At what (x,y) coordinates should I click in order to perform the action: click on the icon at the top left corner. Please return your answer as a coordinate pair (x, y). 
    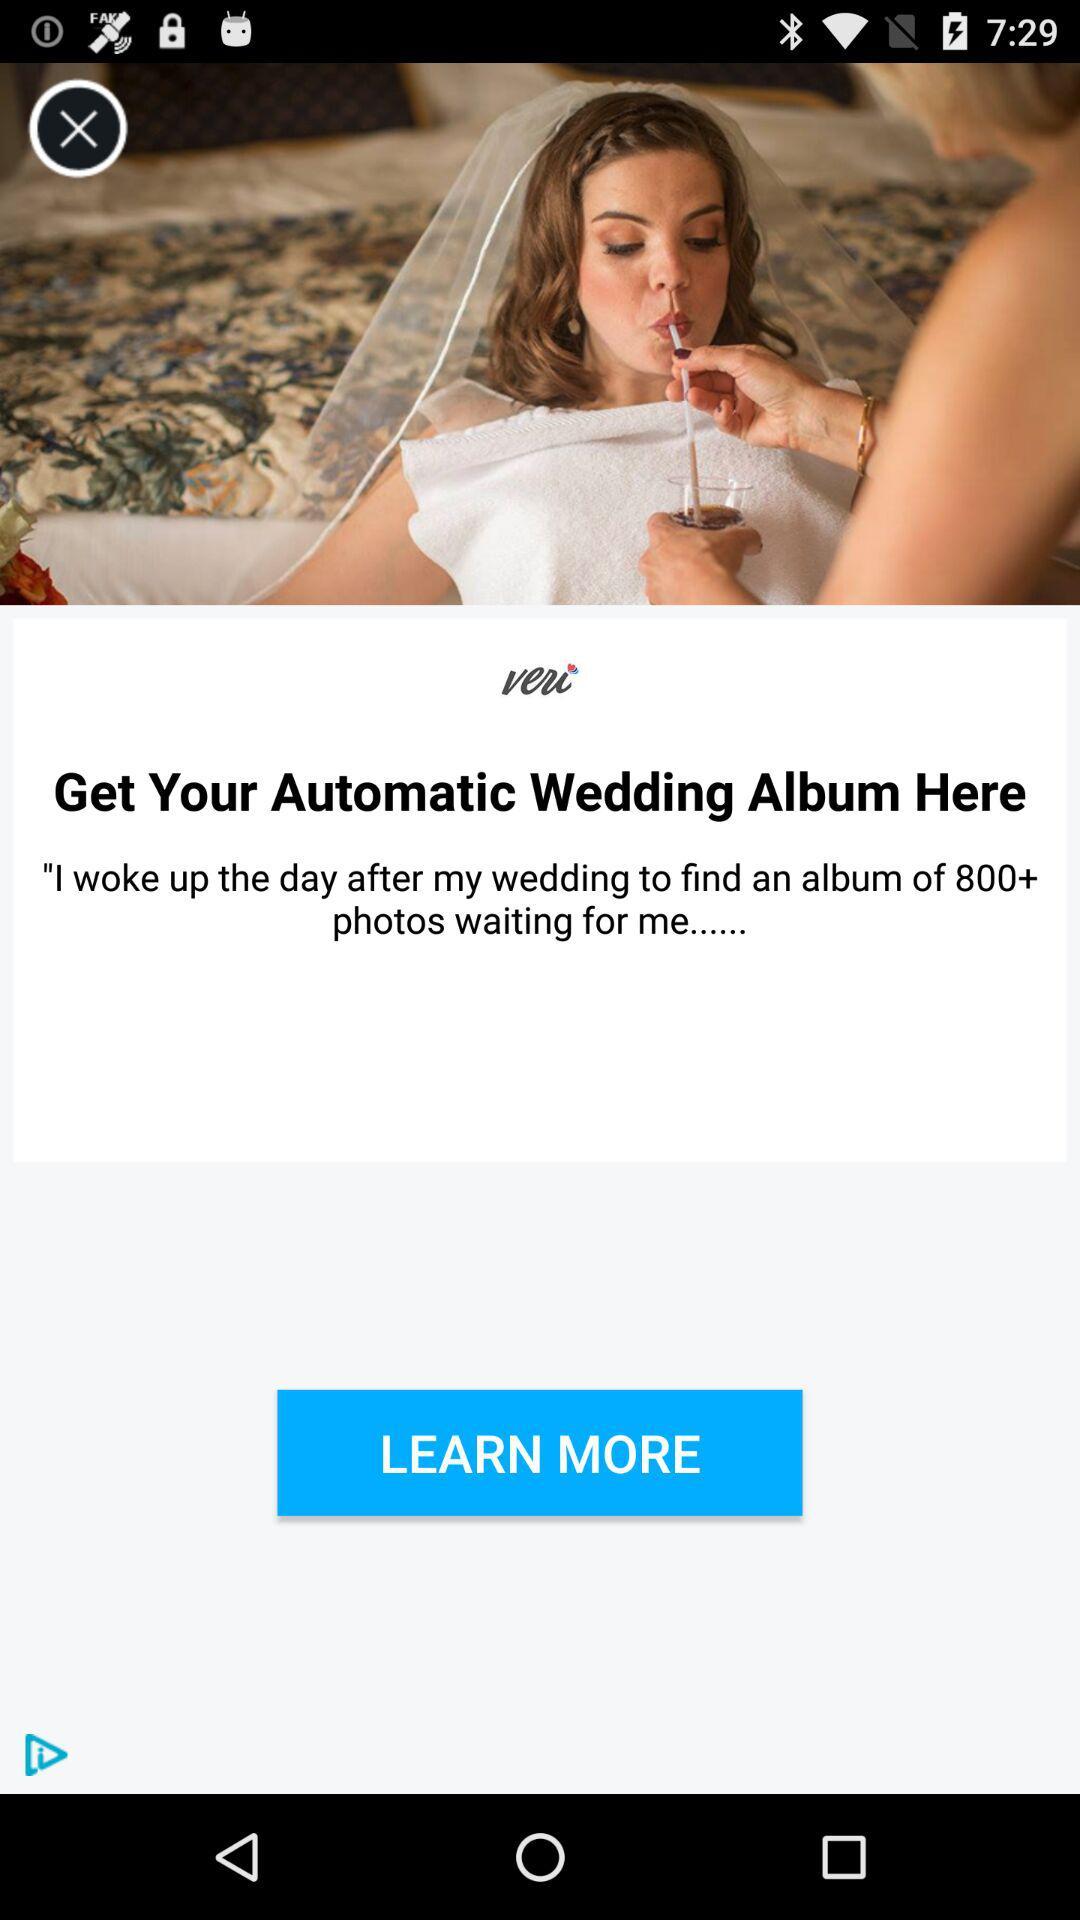
    Looking at the image, I should click on (77, 128).